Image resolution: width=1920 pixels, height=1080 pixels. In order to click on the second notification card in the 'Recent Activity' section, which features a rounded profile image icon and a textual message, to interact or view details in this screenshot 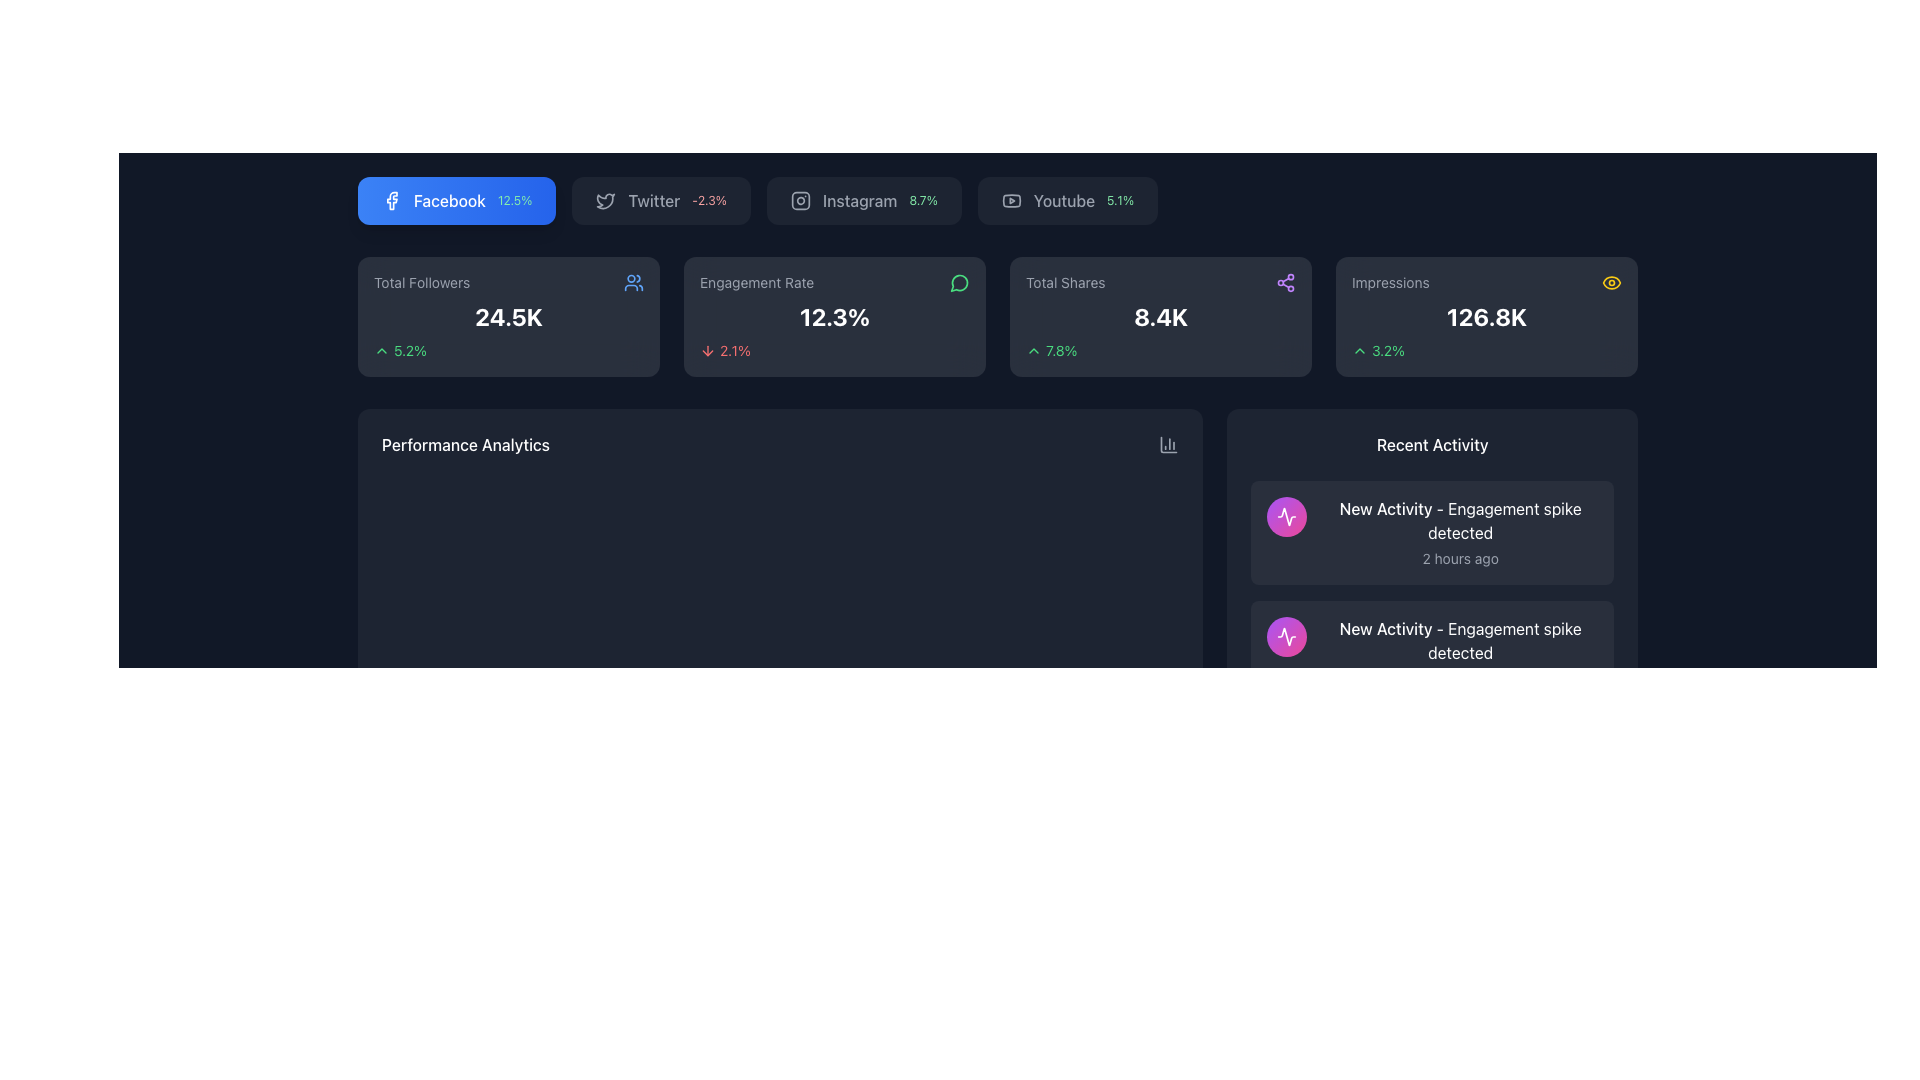, I will do `click(1431, 652)`.